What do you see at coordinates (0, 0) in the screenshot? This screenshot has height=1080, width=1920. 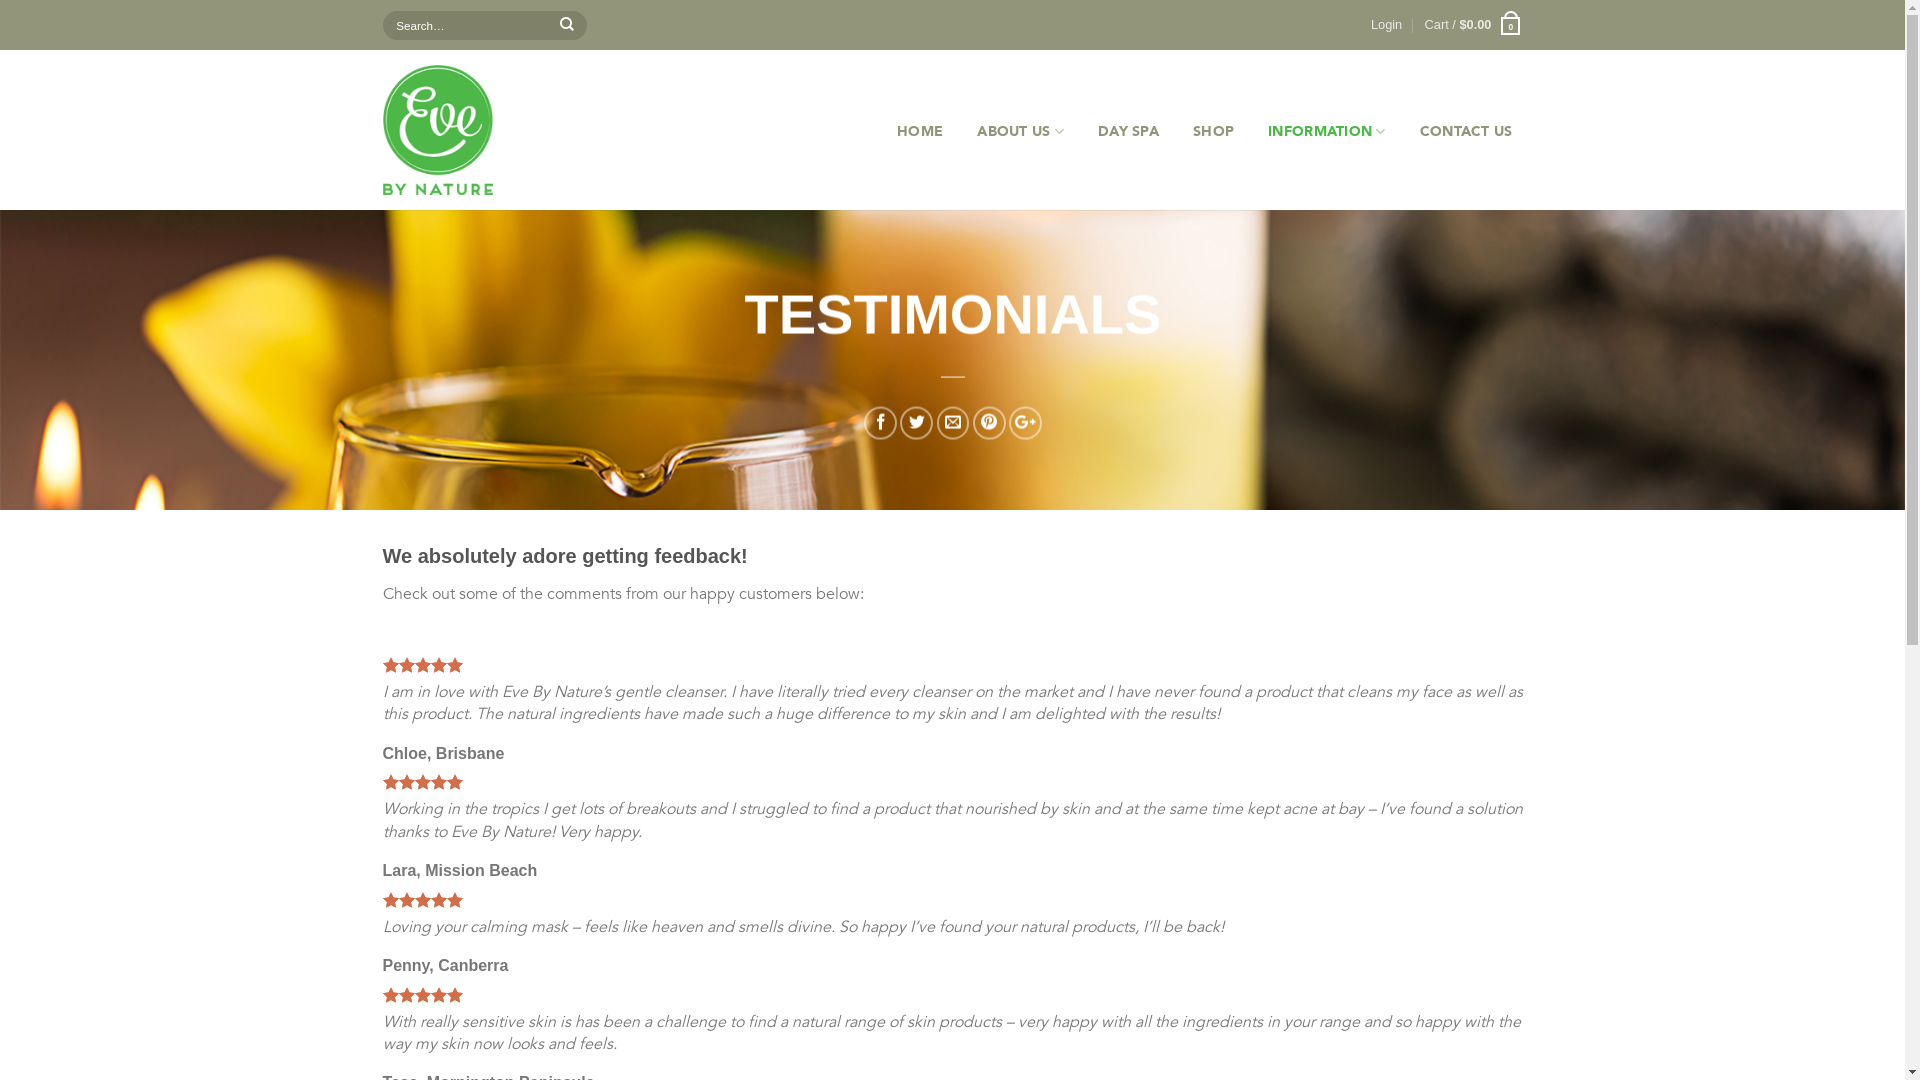 I see `'Skip to content'` at bounding box center [0, 0].